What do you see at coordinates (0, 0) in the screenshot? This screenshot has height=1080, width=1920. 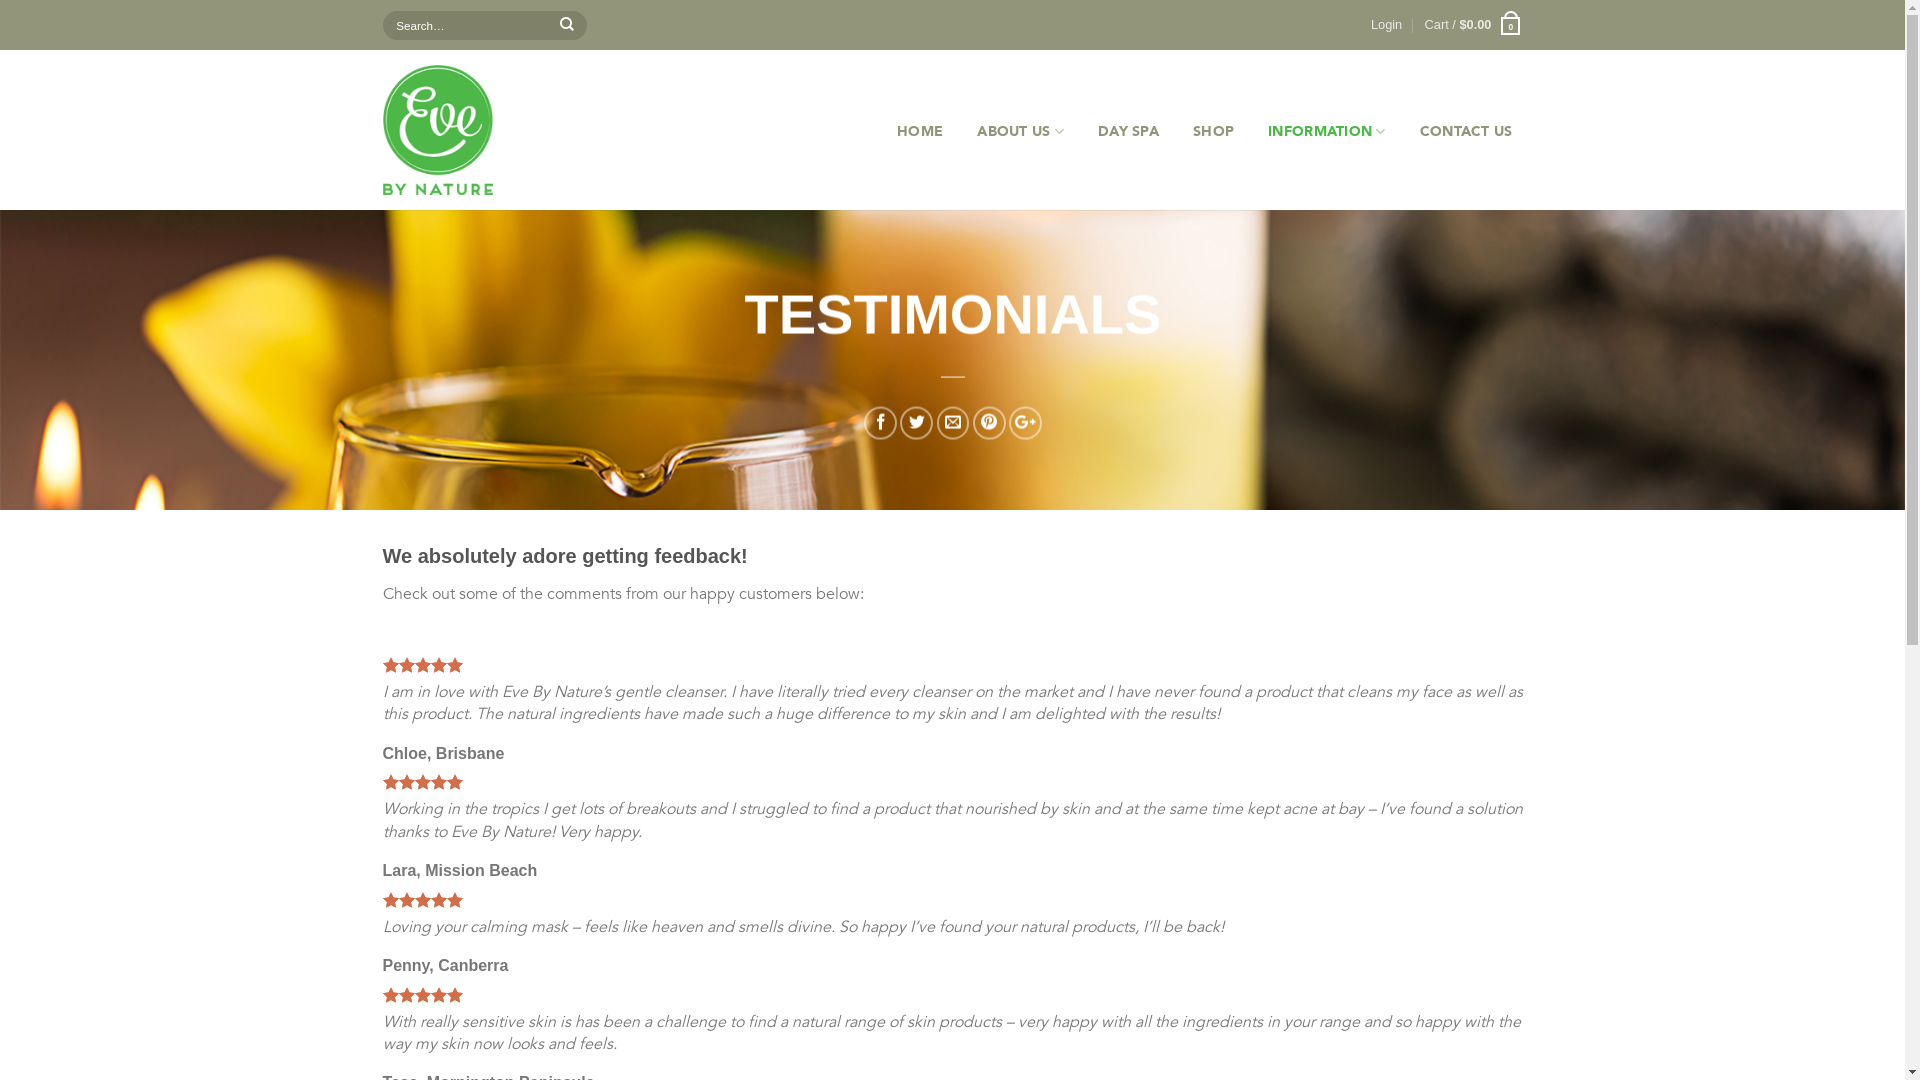 I see `'Skip to content'` at bounding box center [0, 0].